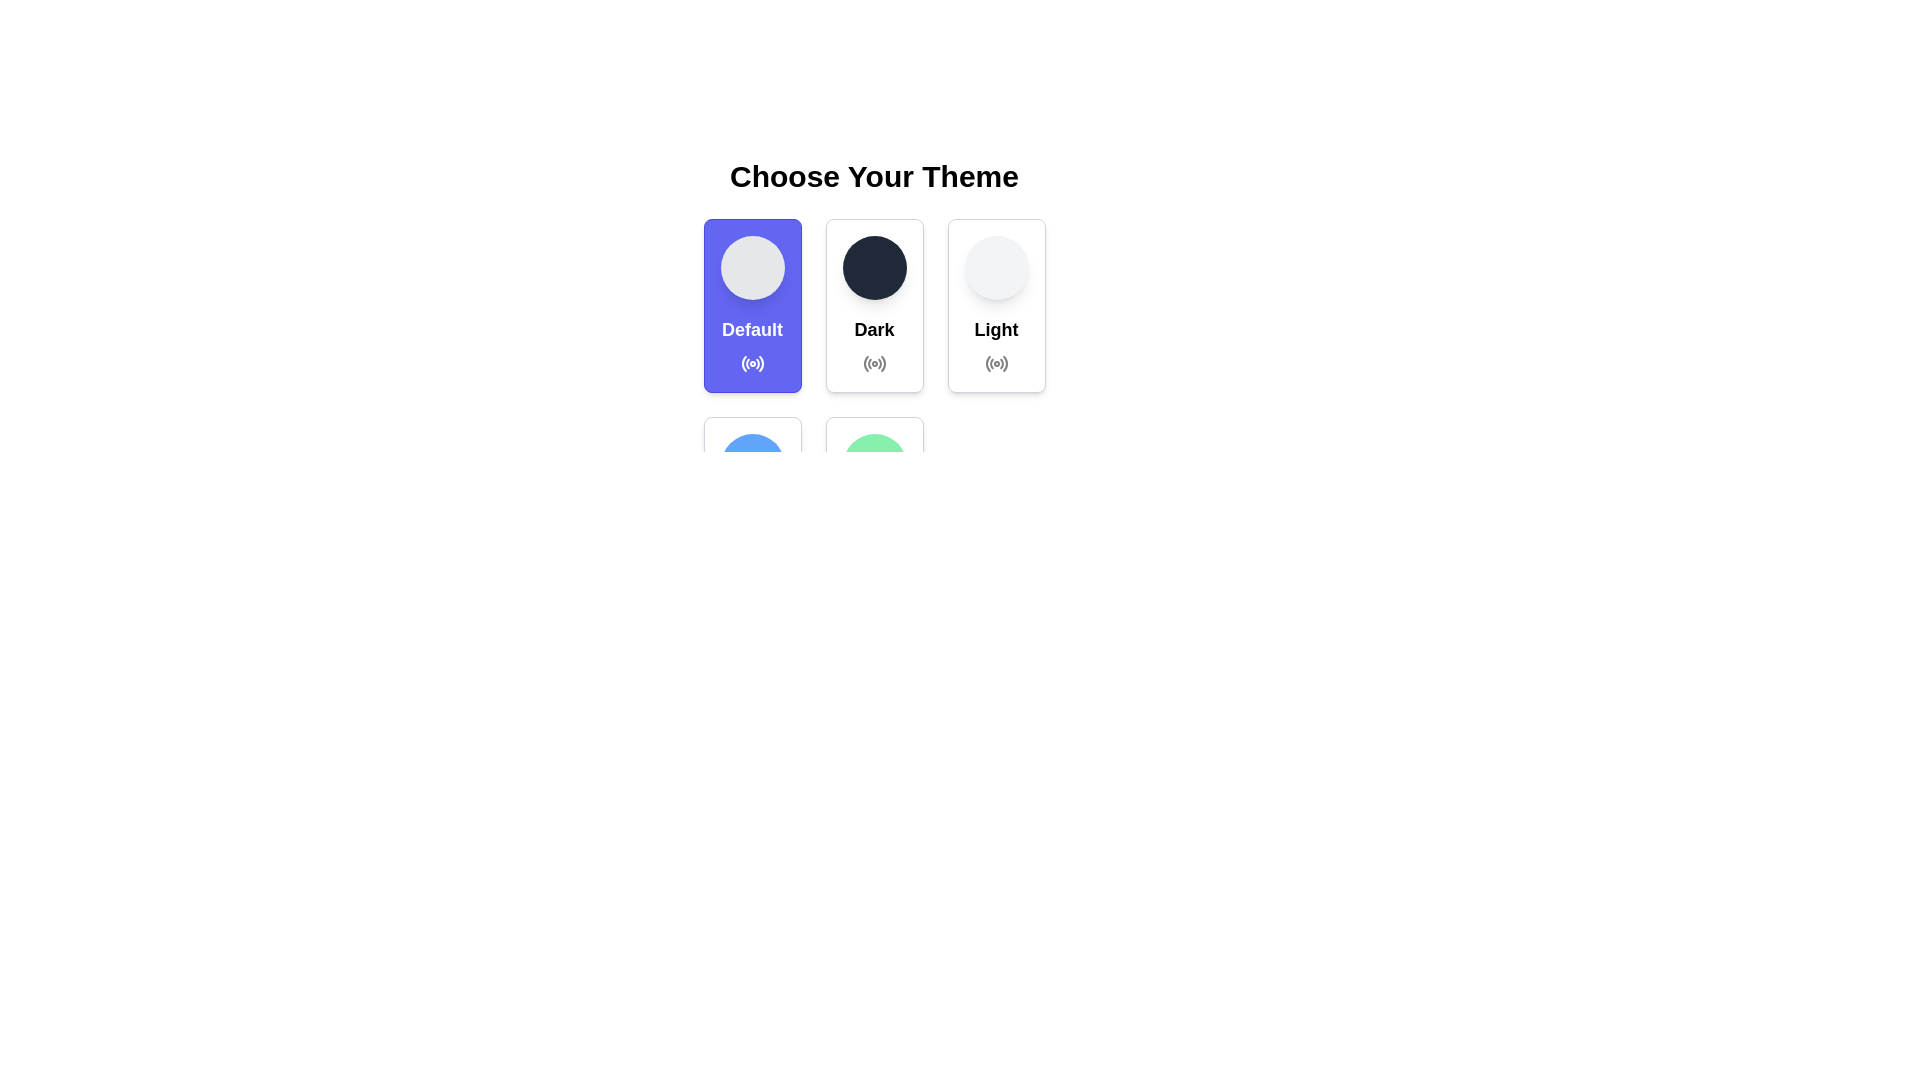 Image resolution: width=1920 pixels, height=1080 pixels. What do you see at coordinates (1005, 363) in the screenshot?
I see `the gray stroke vector graphic that is part of the circular design in the radio button for the 'Light' theme option` at bounding box center [1005, 363].